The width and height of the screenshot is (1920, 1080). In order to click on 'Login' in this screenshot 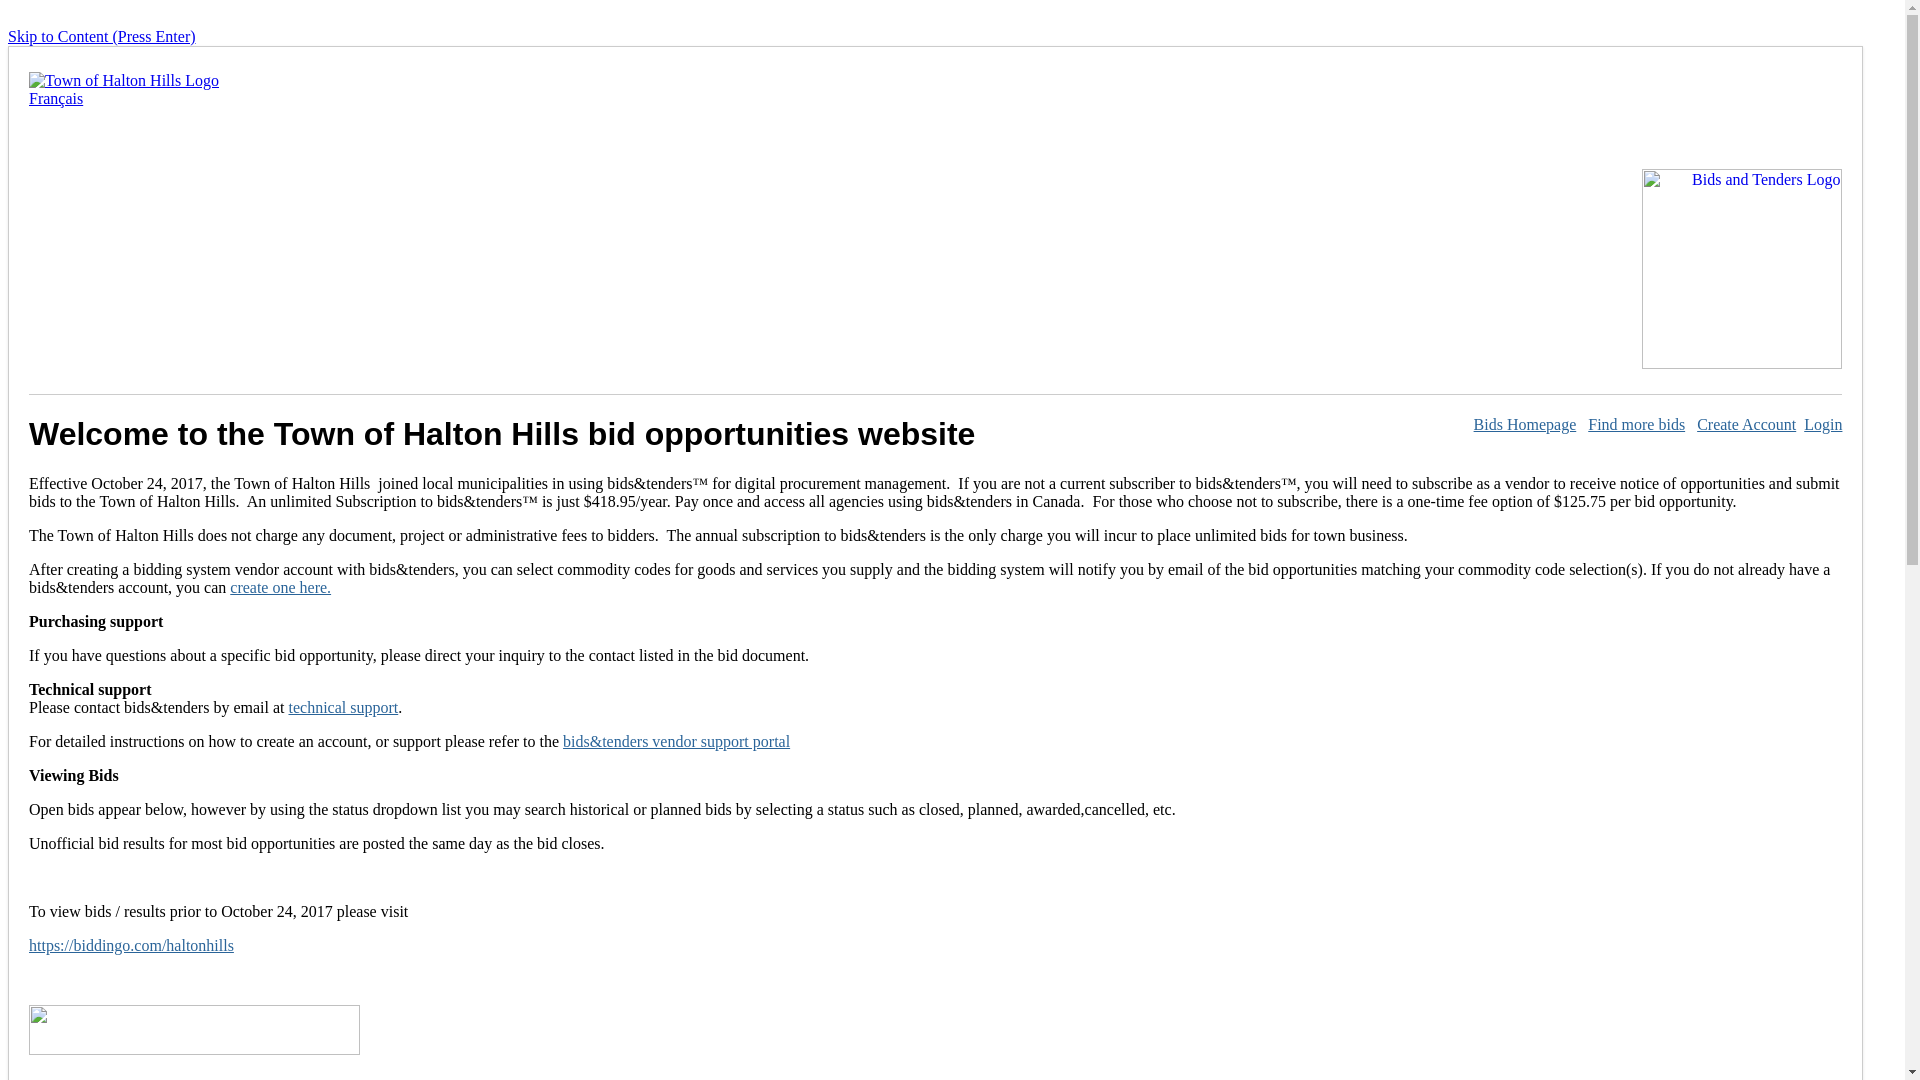, I will do `click(1823, 423)`.